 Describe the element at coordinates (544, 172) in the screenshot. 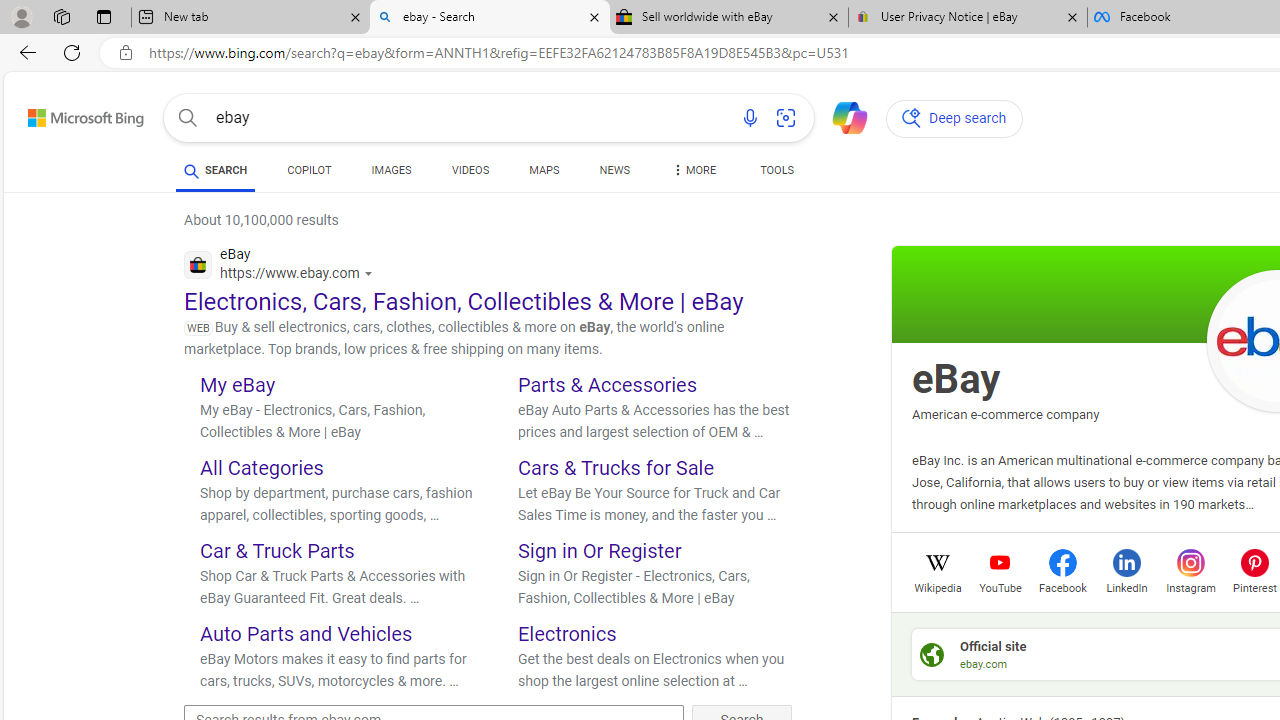

I see `'MAPS'` at that location.